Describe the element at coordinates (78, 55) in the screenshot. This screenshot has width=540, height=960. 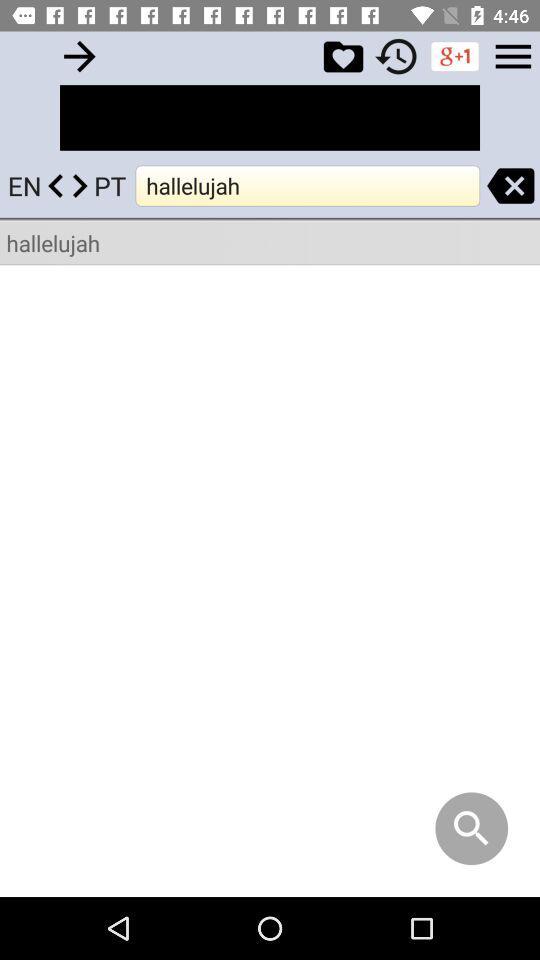
I see `go back` at that location.